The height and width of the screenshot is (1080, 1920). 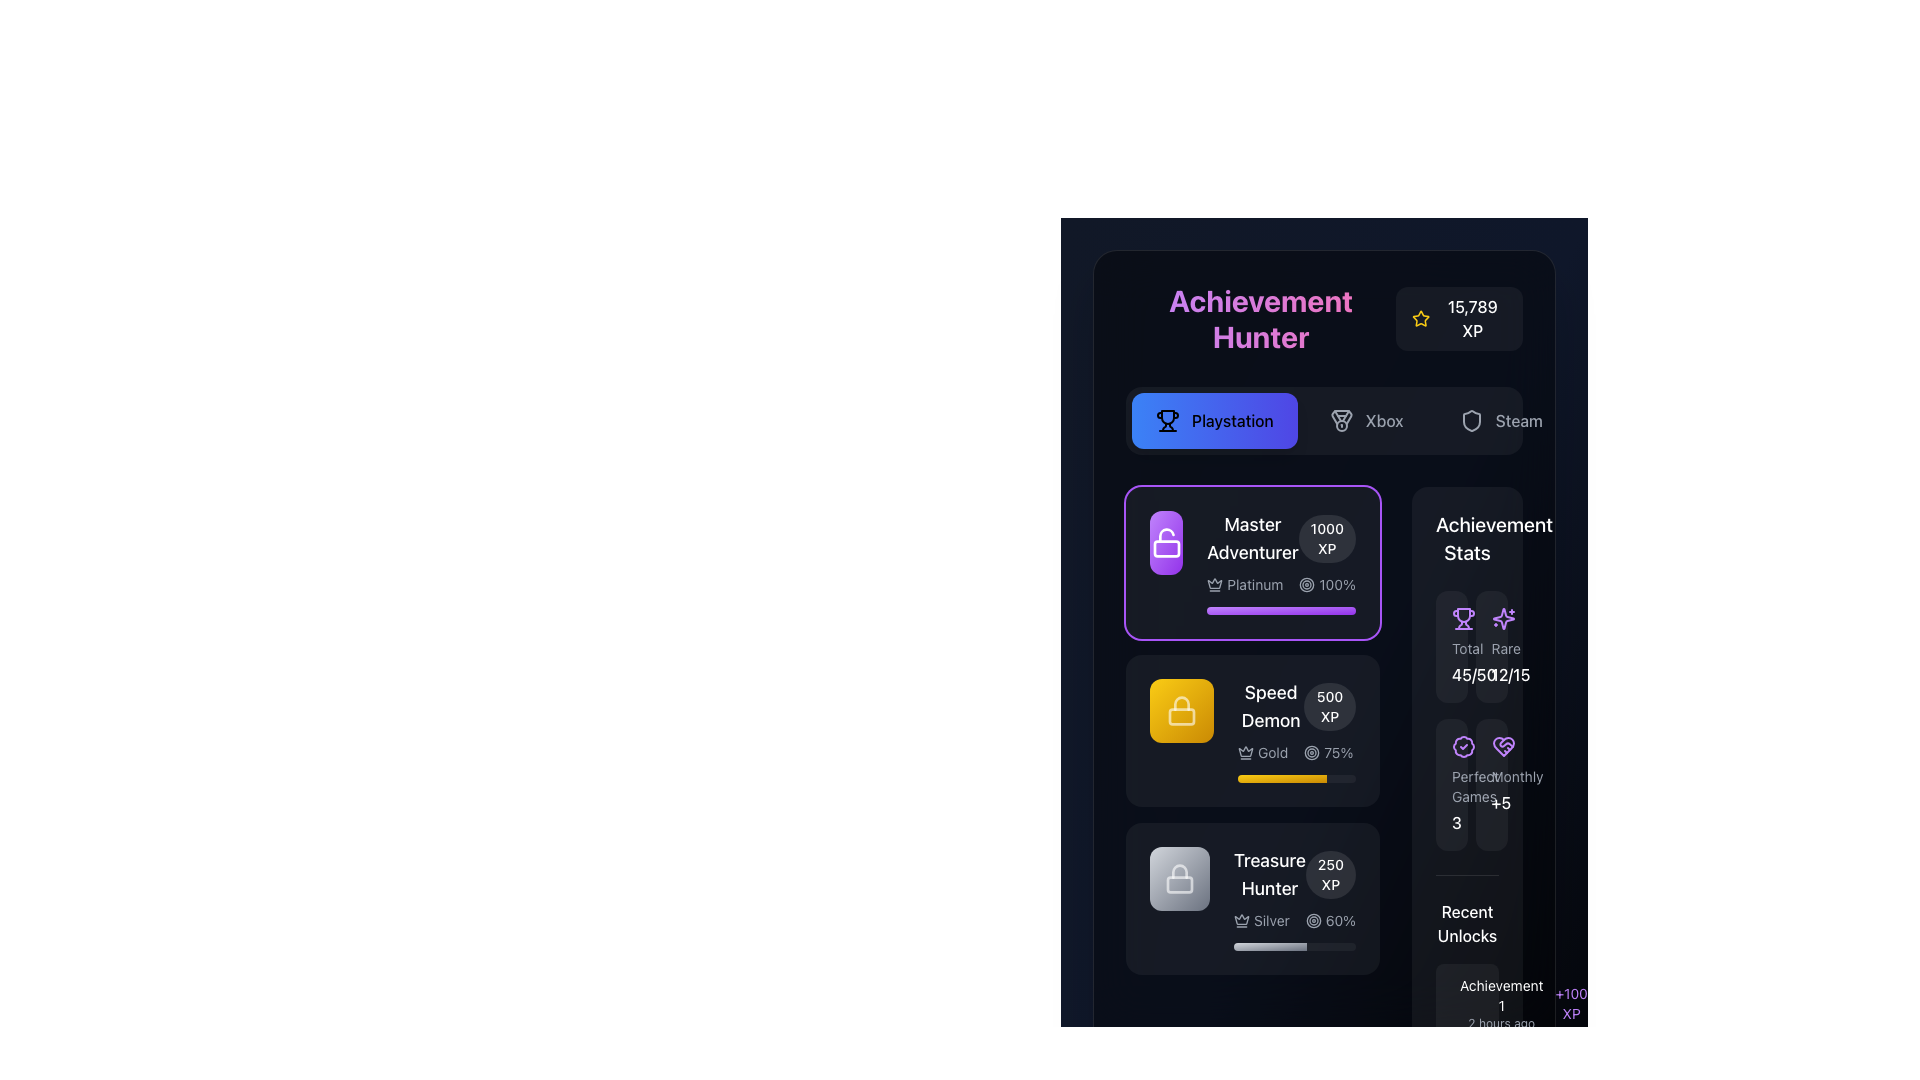 I want to click on the decorative part of the lock icon representing the 'Treasure Hunter' achievement card, located at the bottom section of the lock, centered within the icon, so click(x=1180, y=883).